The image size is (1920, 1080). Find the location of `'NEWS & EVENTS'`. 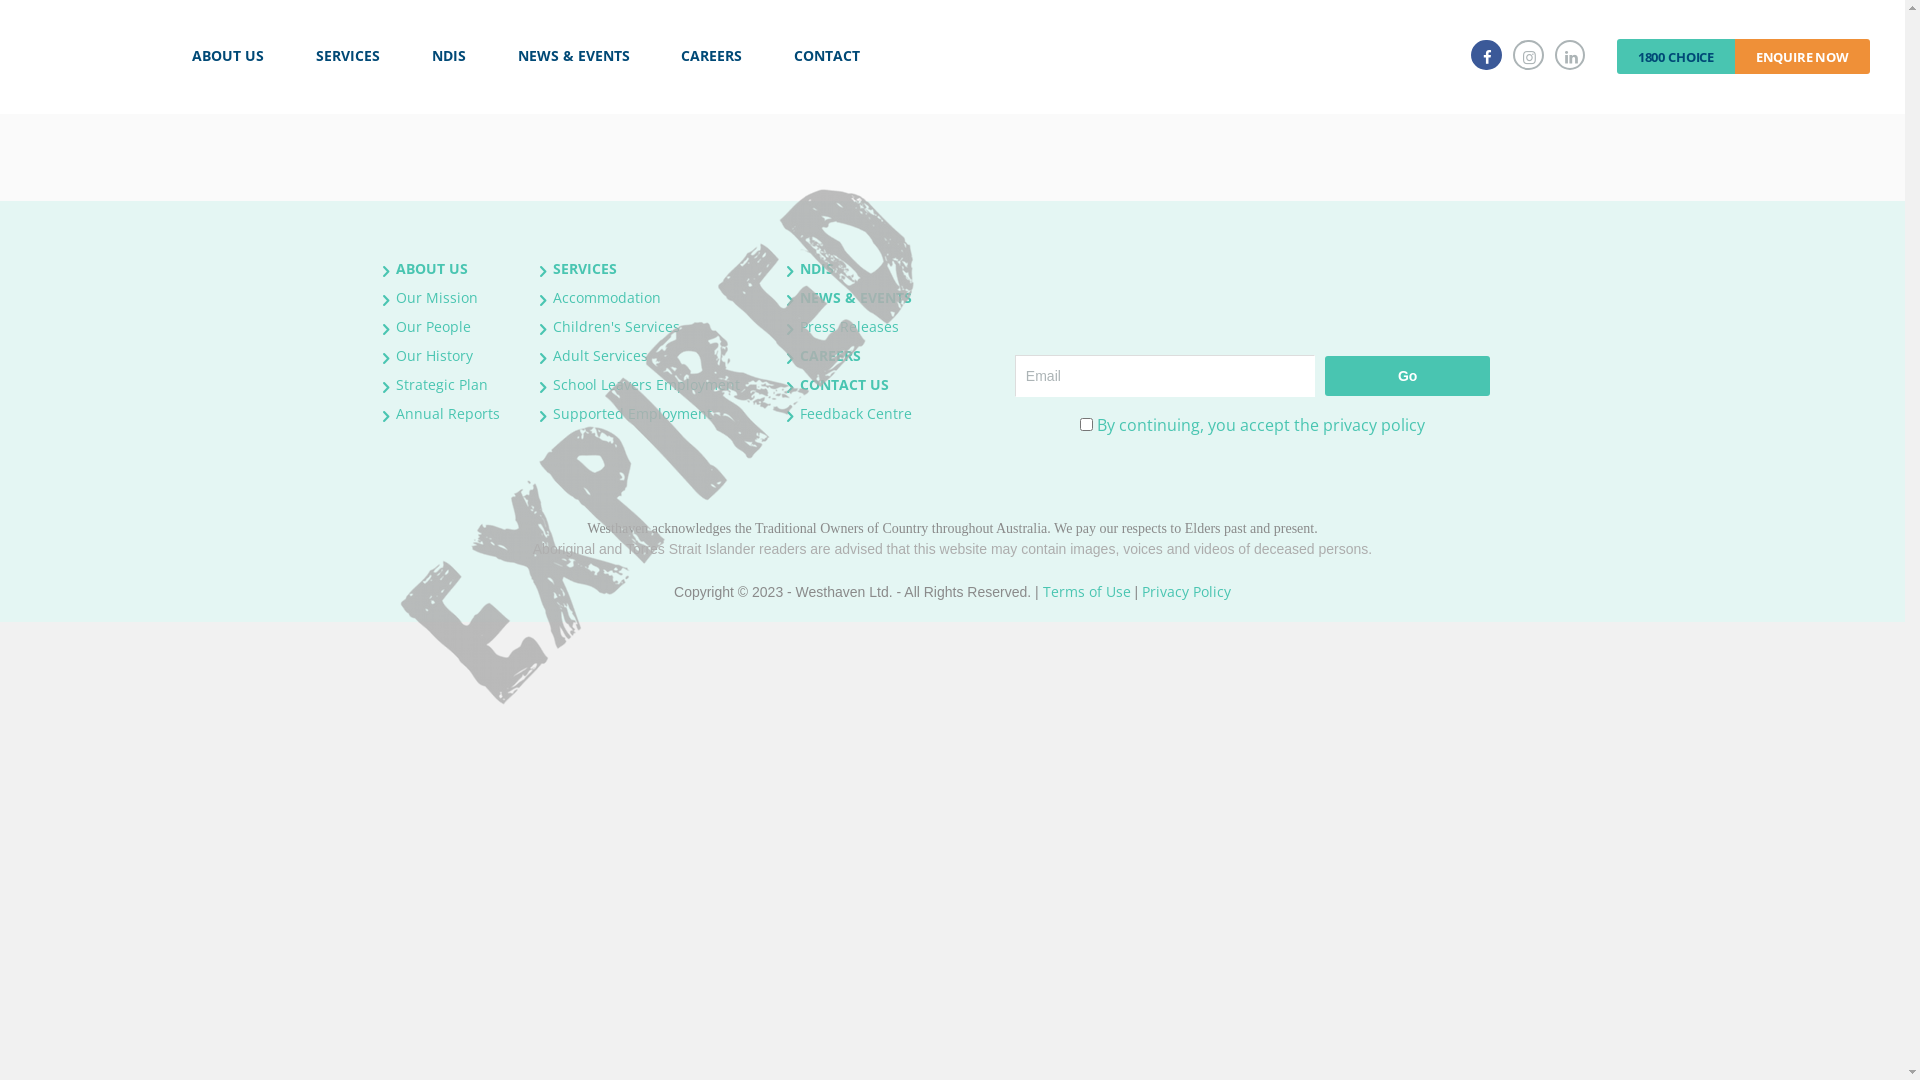

'NEWS & EVENTS' is located at coordinates (855, 297).